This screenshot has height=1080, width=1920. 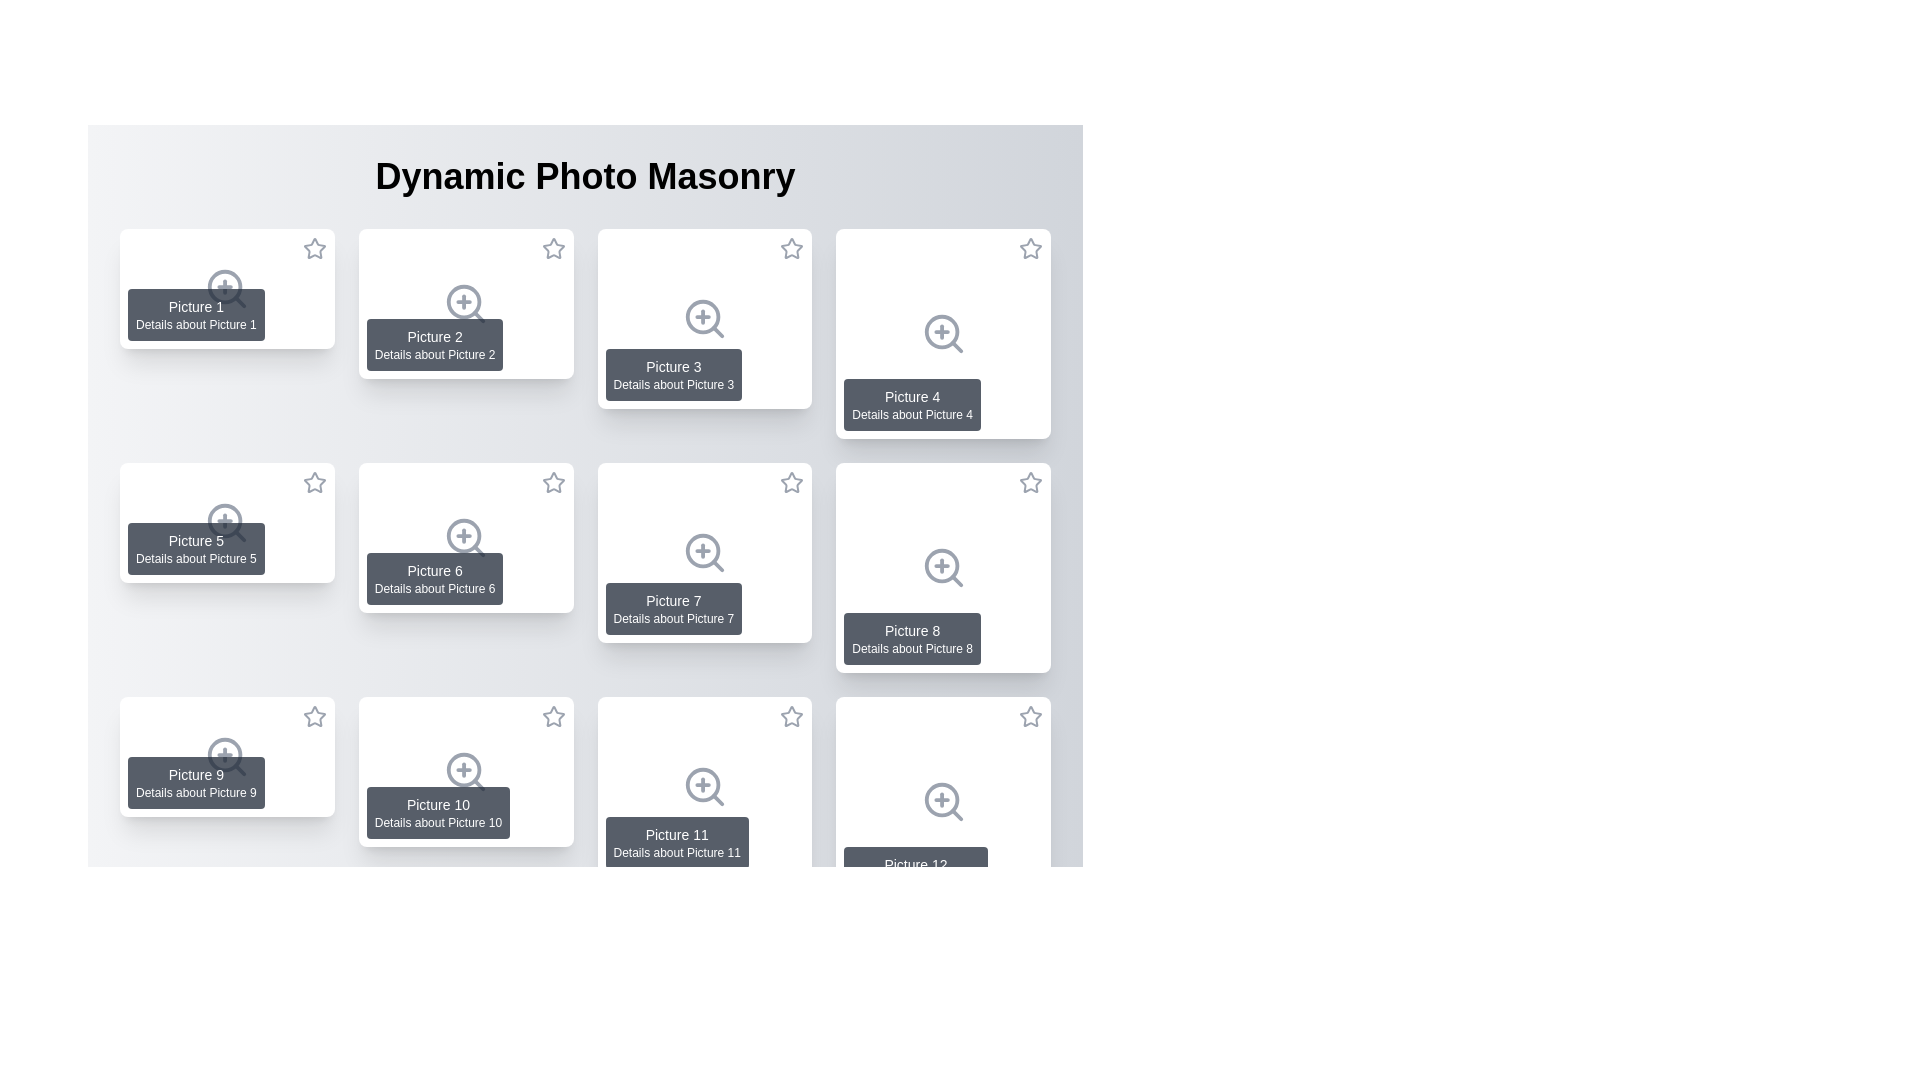 I want to click on the star icon located at the top-right corner of 'Picture 1' card, so click(x=313, y=251).